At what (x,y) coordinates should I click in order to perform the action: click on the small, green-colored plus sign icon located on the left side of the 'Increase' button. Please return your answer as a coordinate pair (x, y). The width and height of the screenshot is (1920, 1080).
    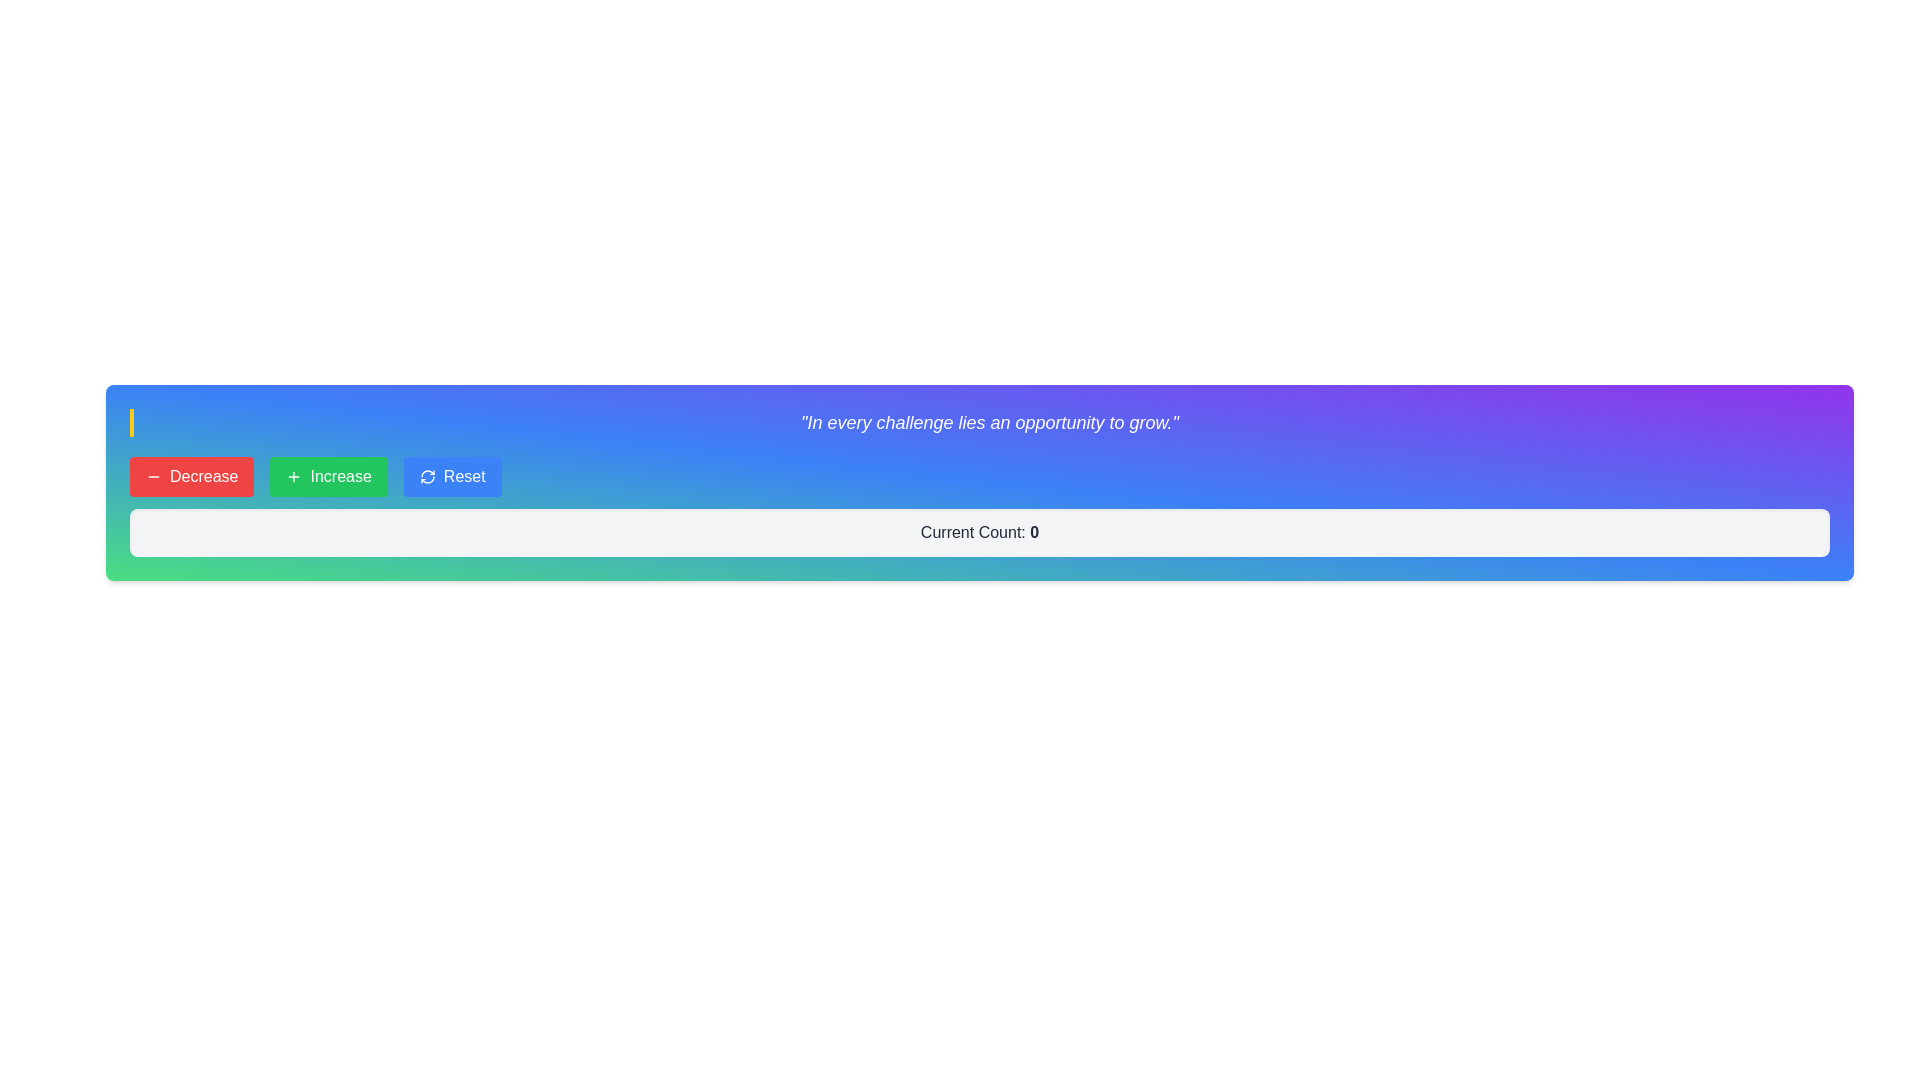
    Looking at the image, I should click on (293, 477).